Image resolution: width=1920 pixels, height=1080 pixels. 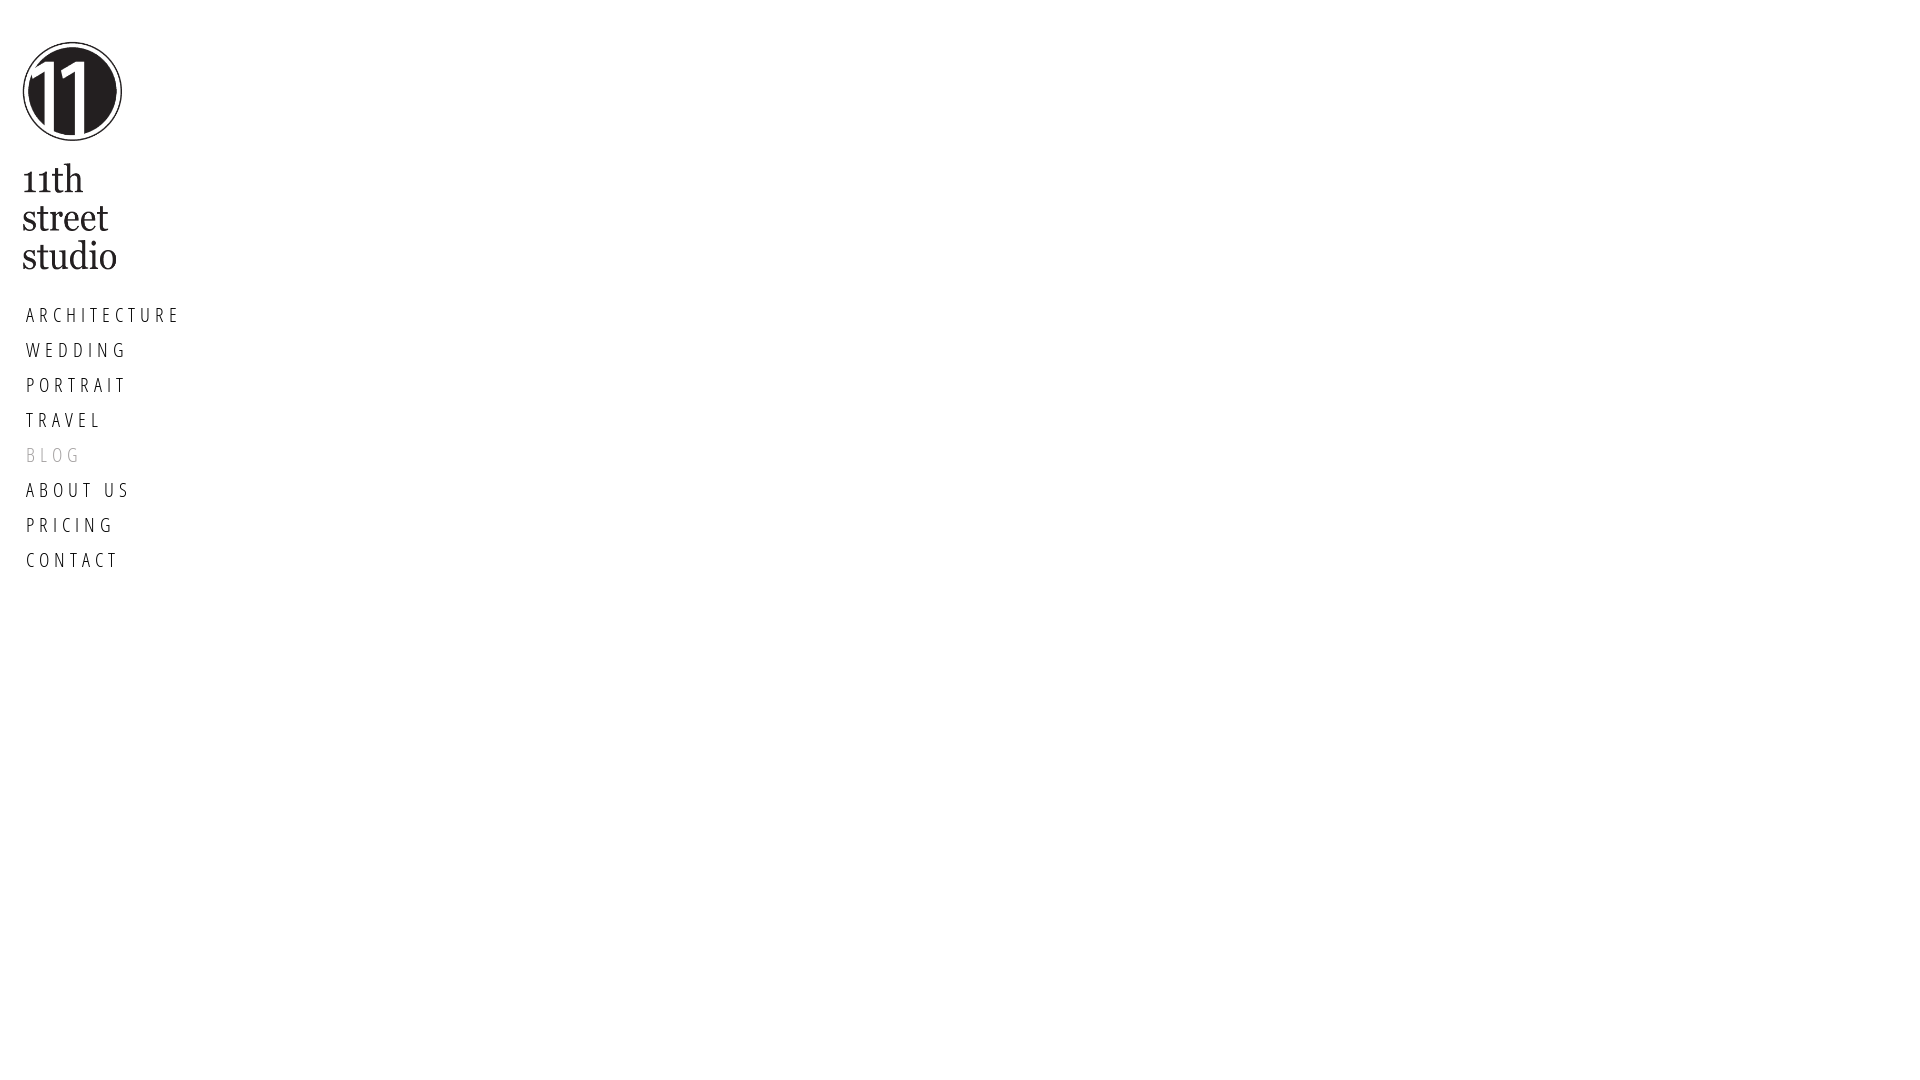 I want to click on 'BLOG', so click(x=103, y=455).